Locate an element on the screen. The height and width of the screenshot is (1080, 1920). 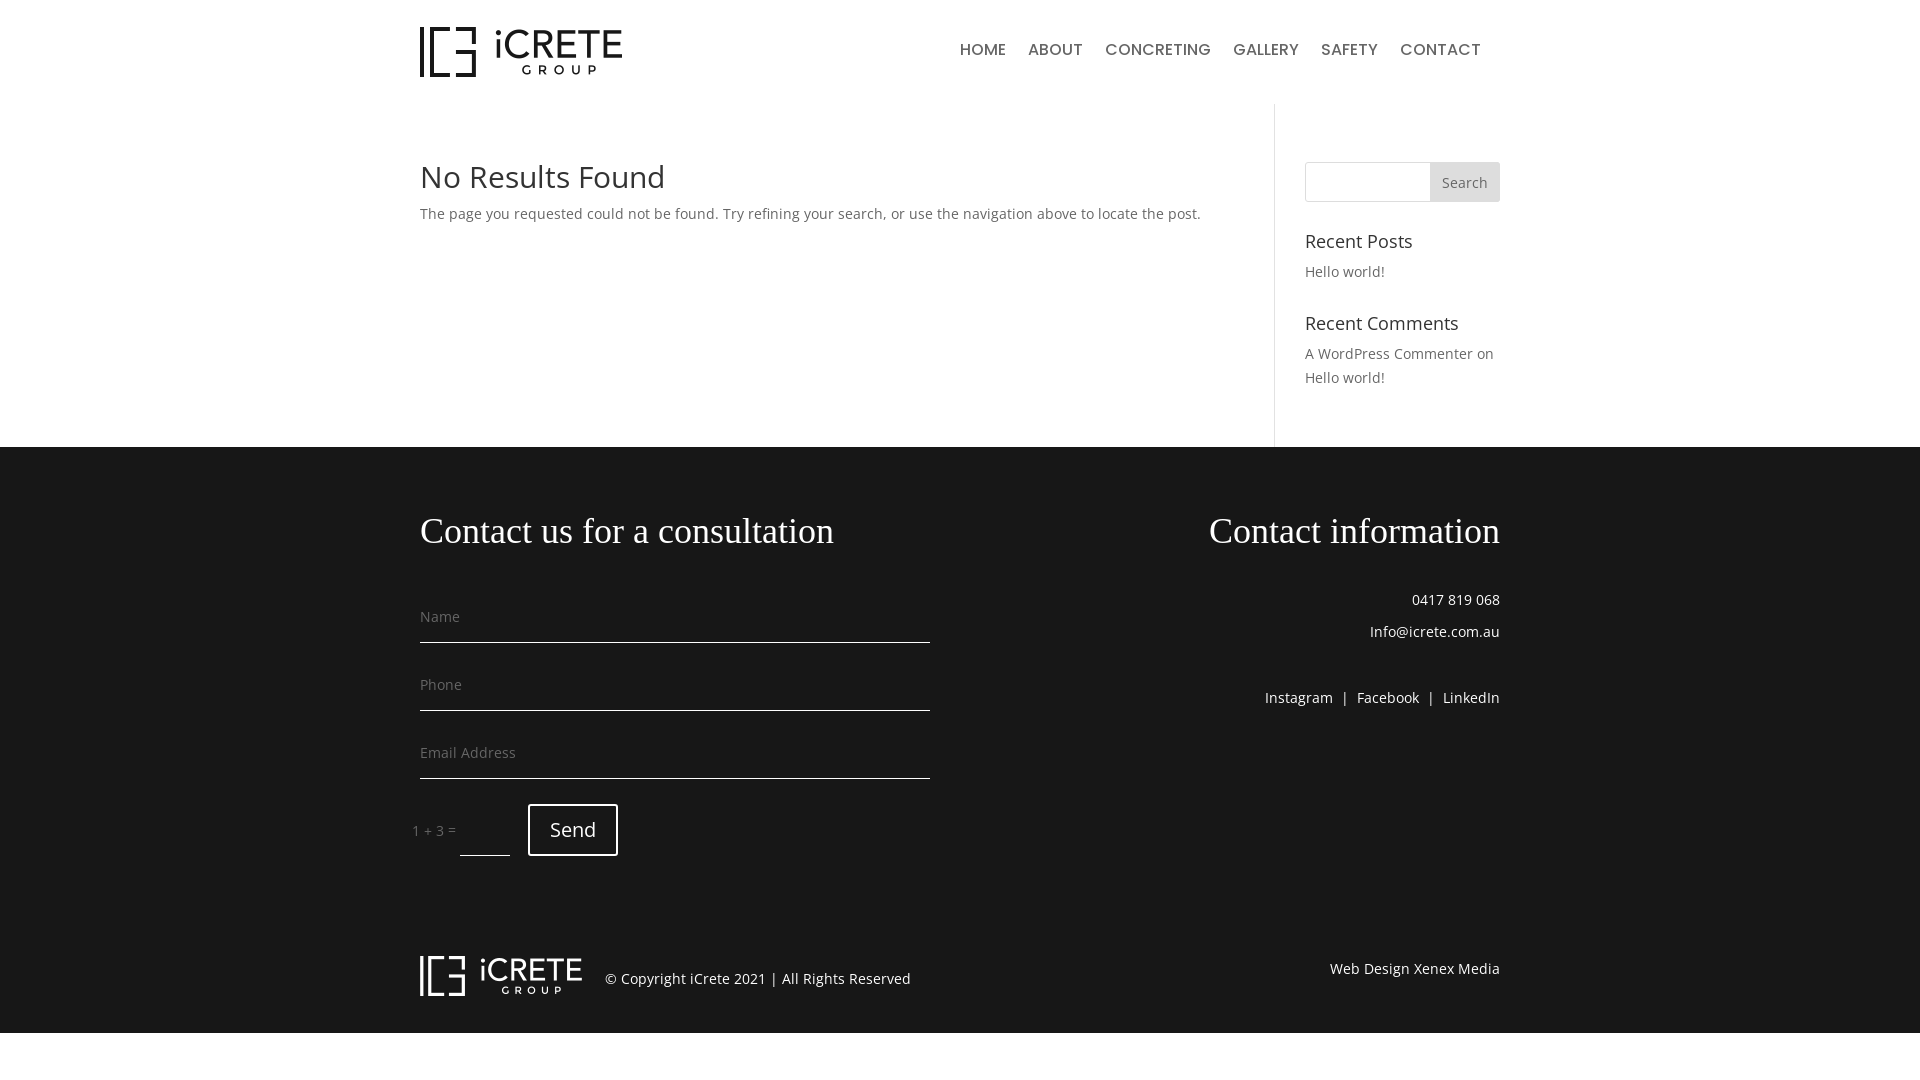
'CONCRETING' is located at coordinates (1157, 53).